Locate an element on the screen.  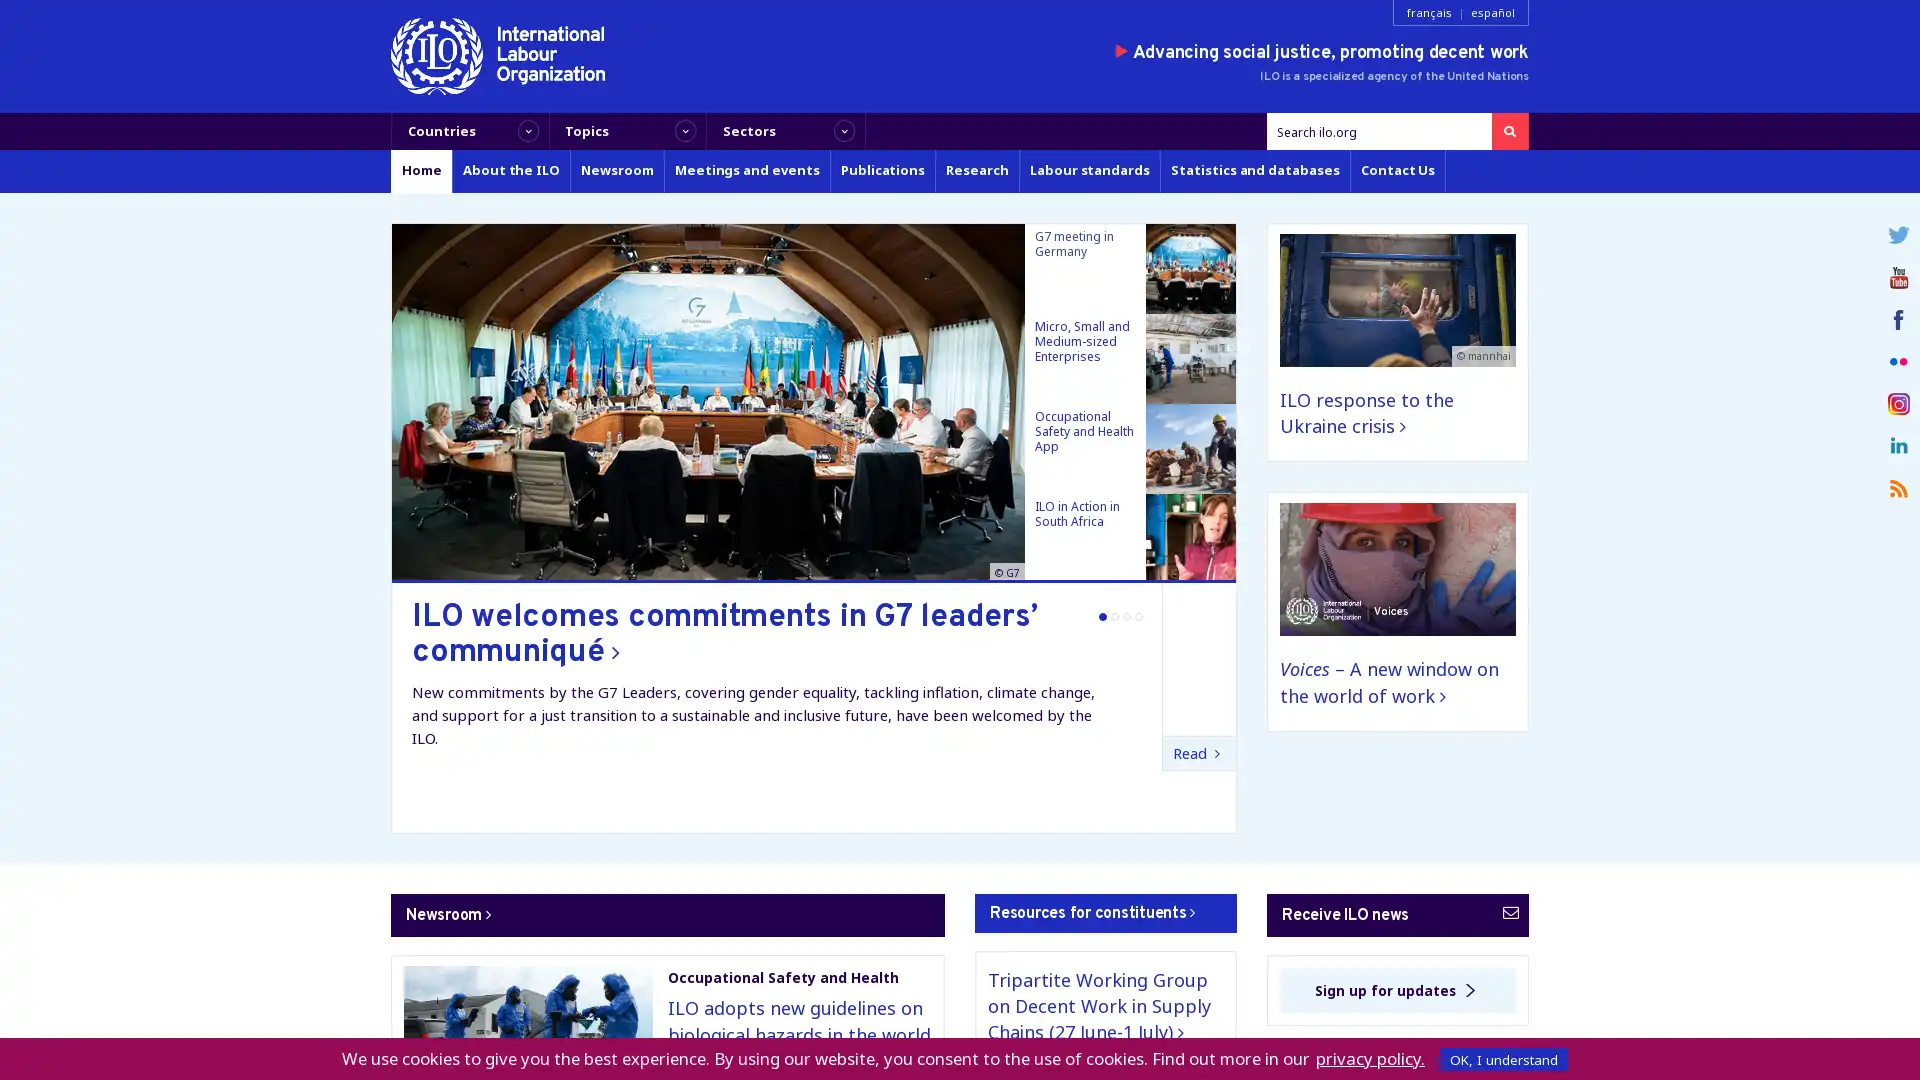
Sign up for updates is located at coordinates (1396, 990).